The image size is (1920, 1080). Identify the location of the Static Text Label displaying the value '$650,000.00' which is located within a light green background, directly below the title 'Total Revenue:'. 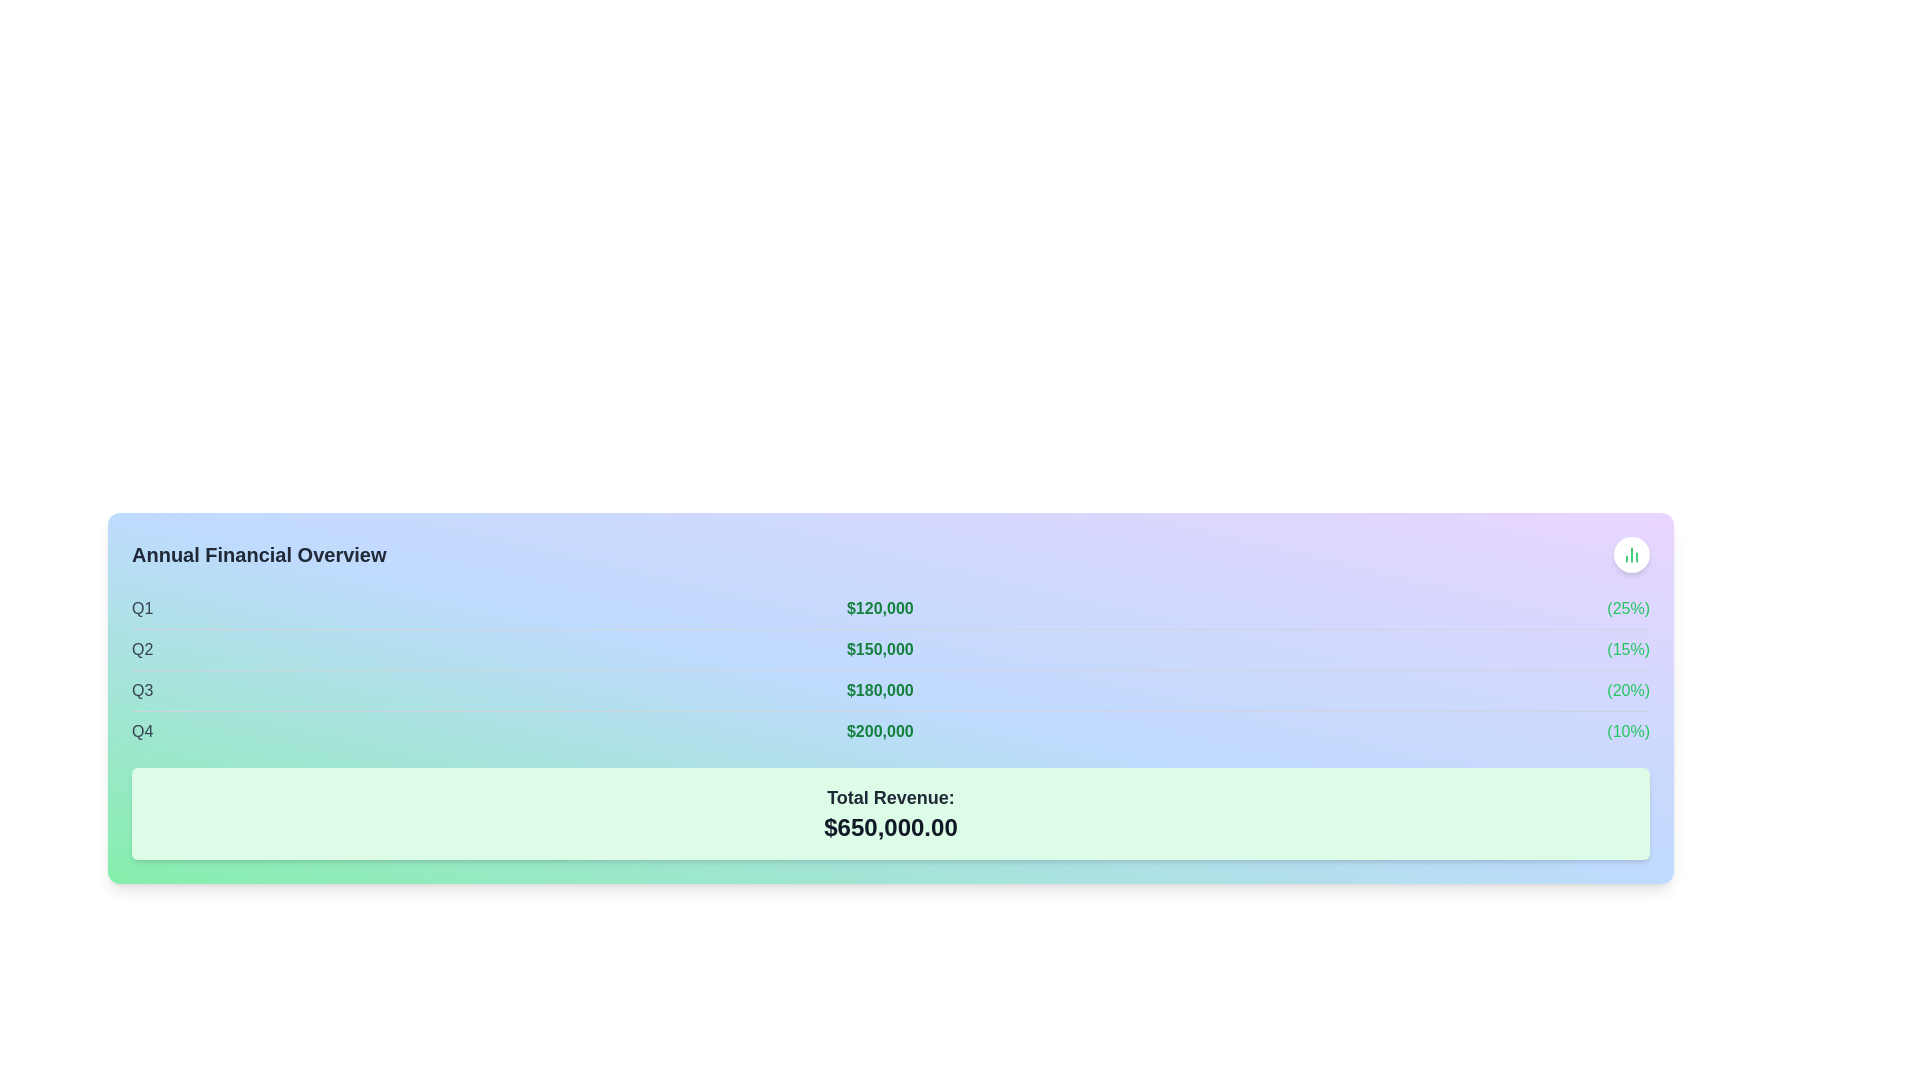
(890, 828).